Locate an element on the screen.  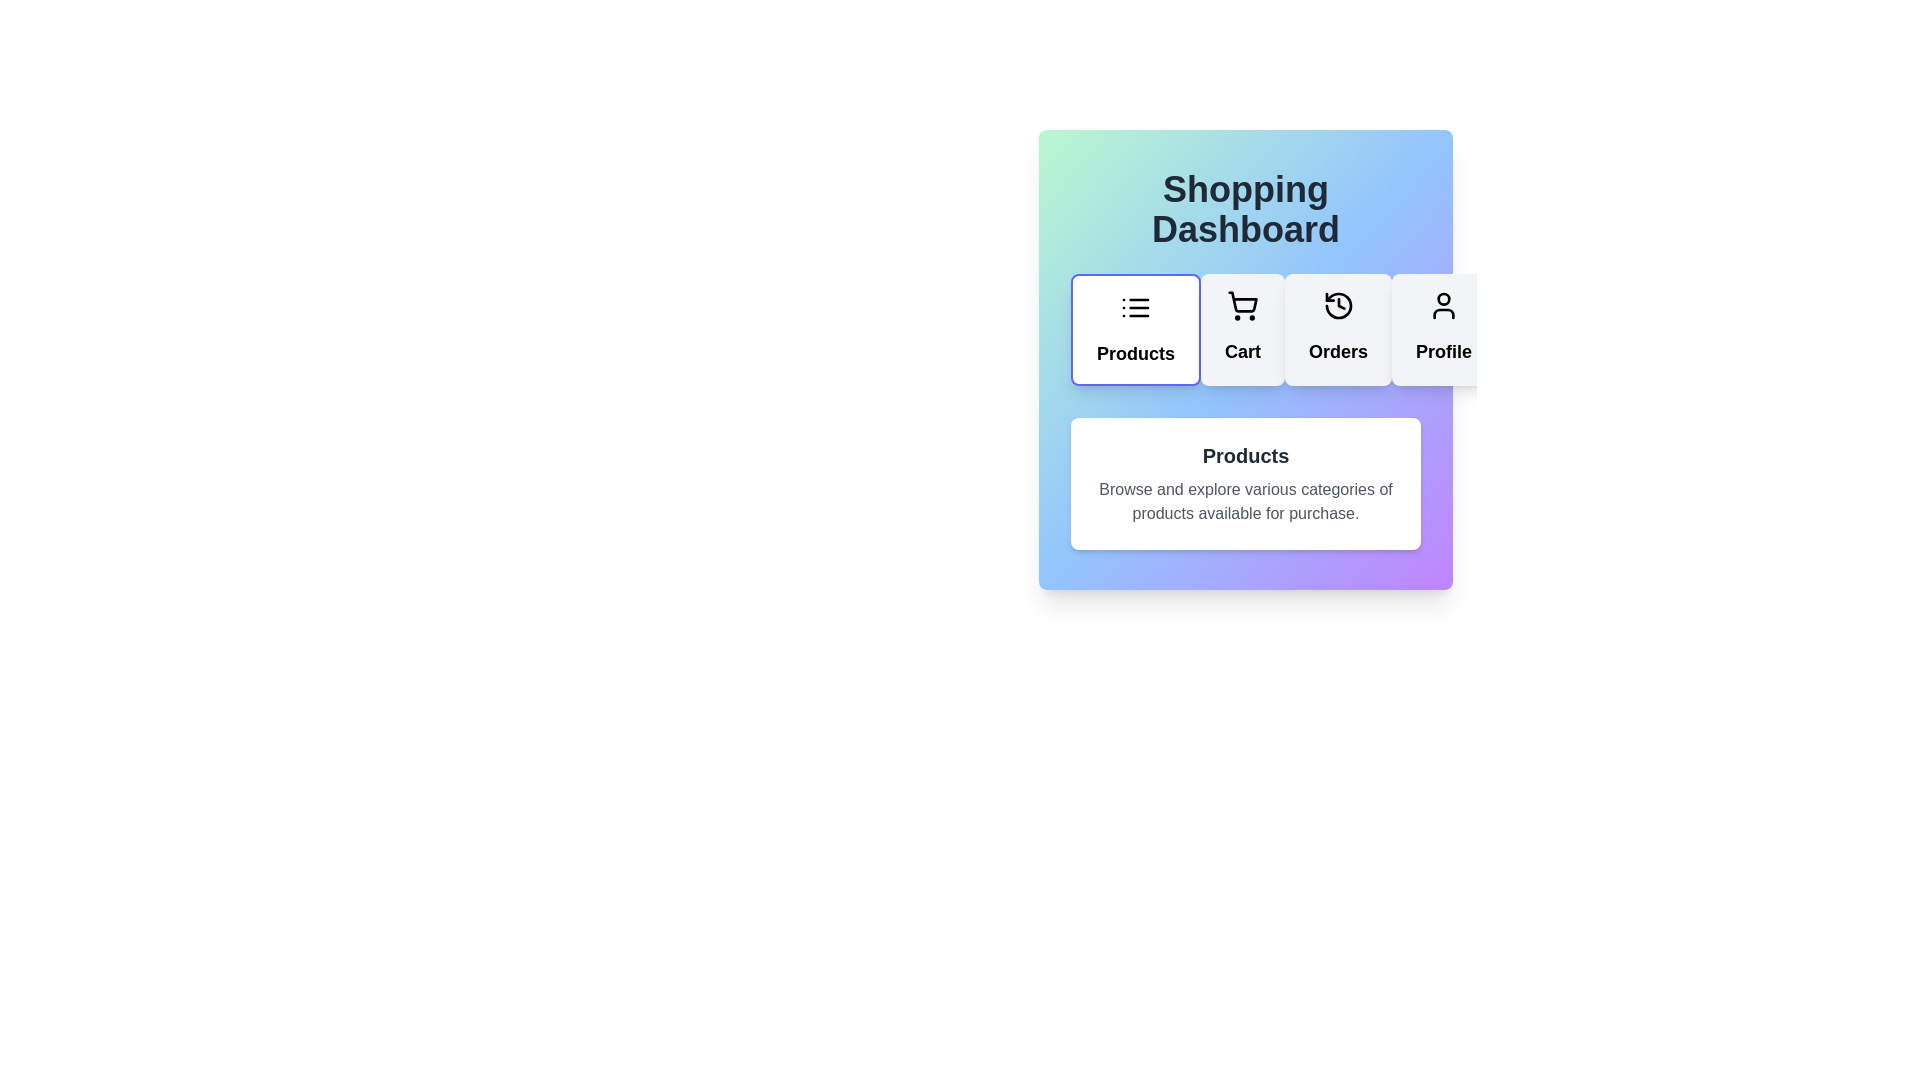
the 'Profile' tab to switch to the profile section is located at coordinates (1444, 329).